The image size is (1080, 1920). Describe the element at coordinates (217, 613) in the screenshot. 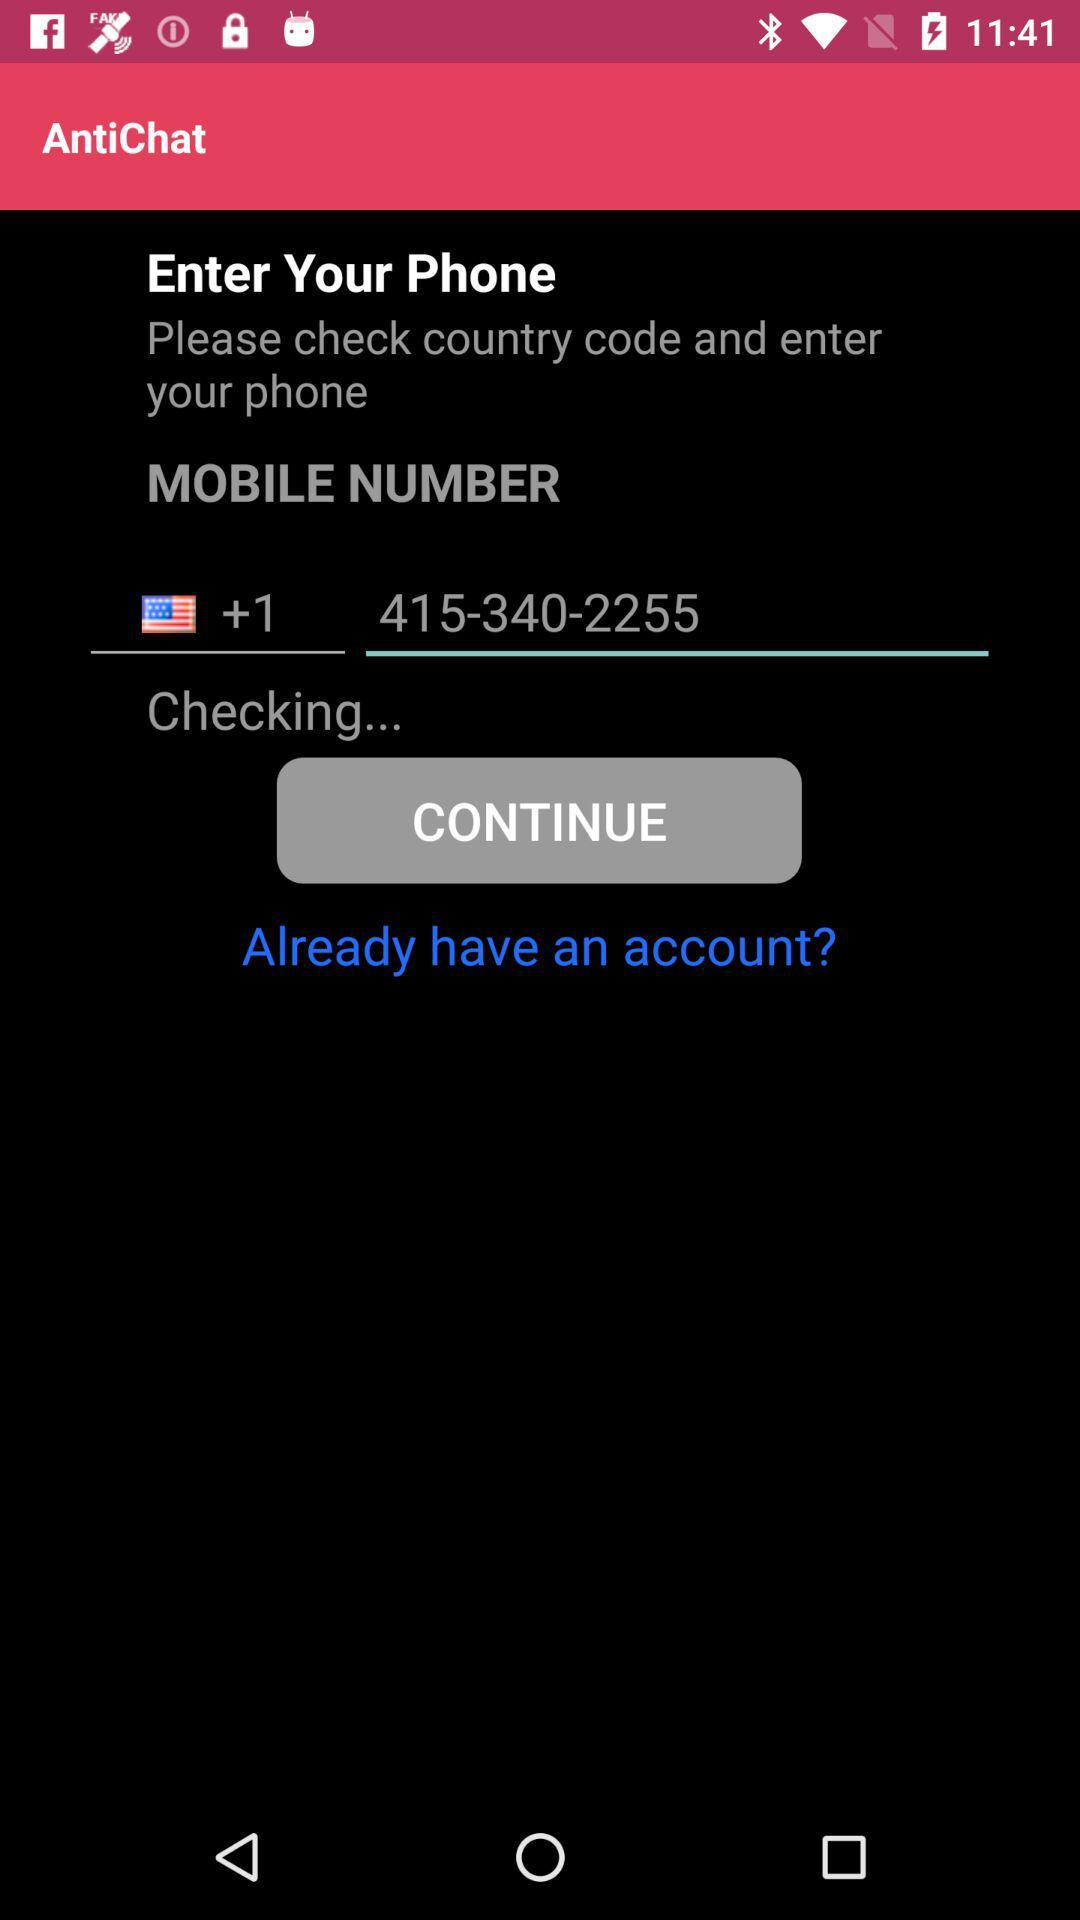

I see `the item next to the  415-340-2255` at that location.